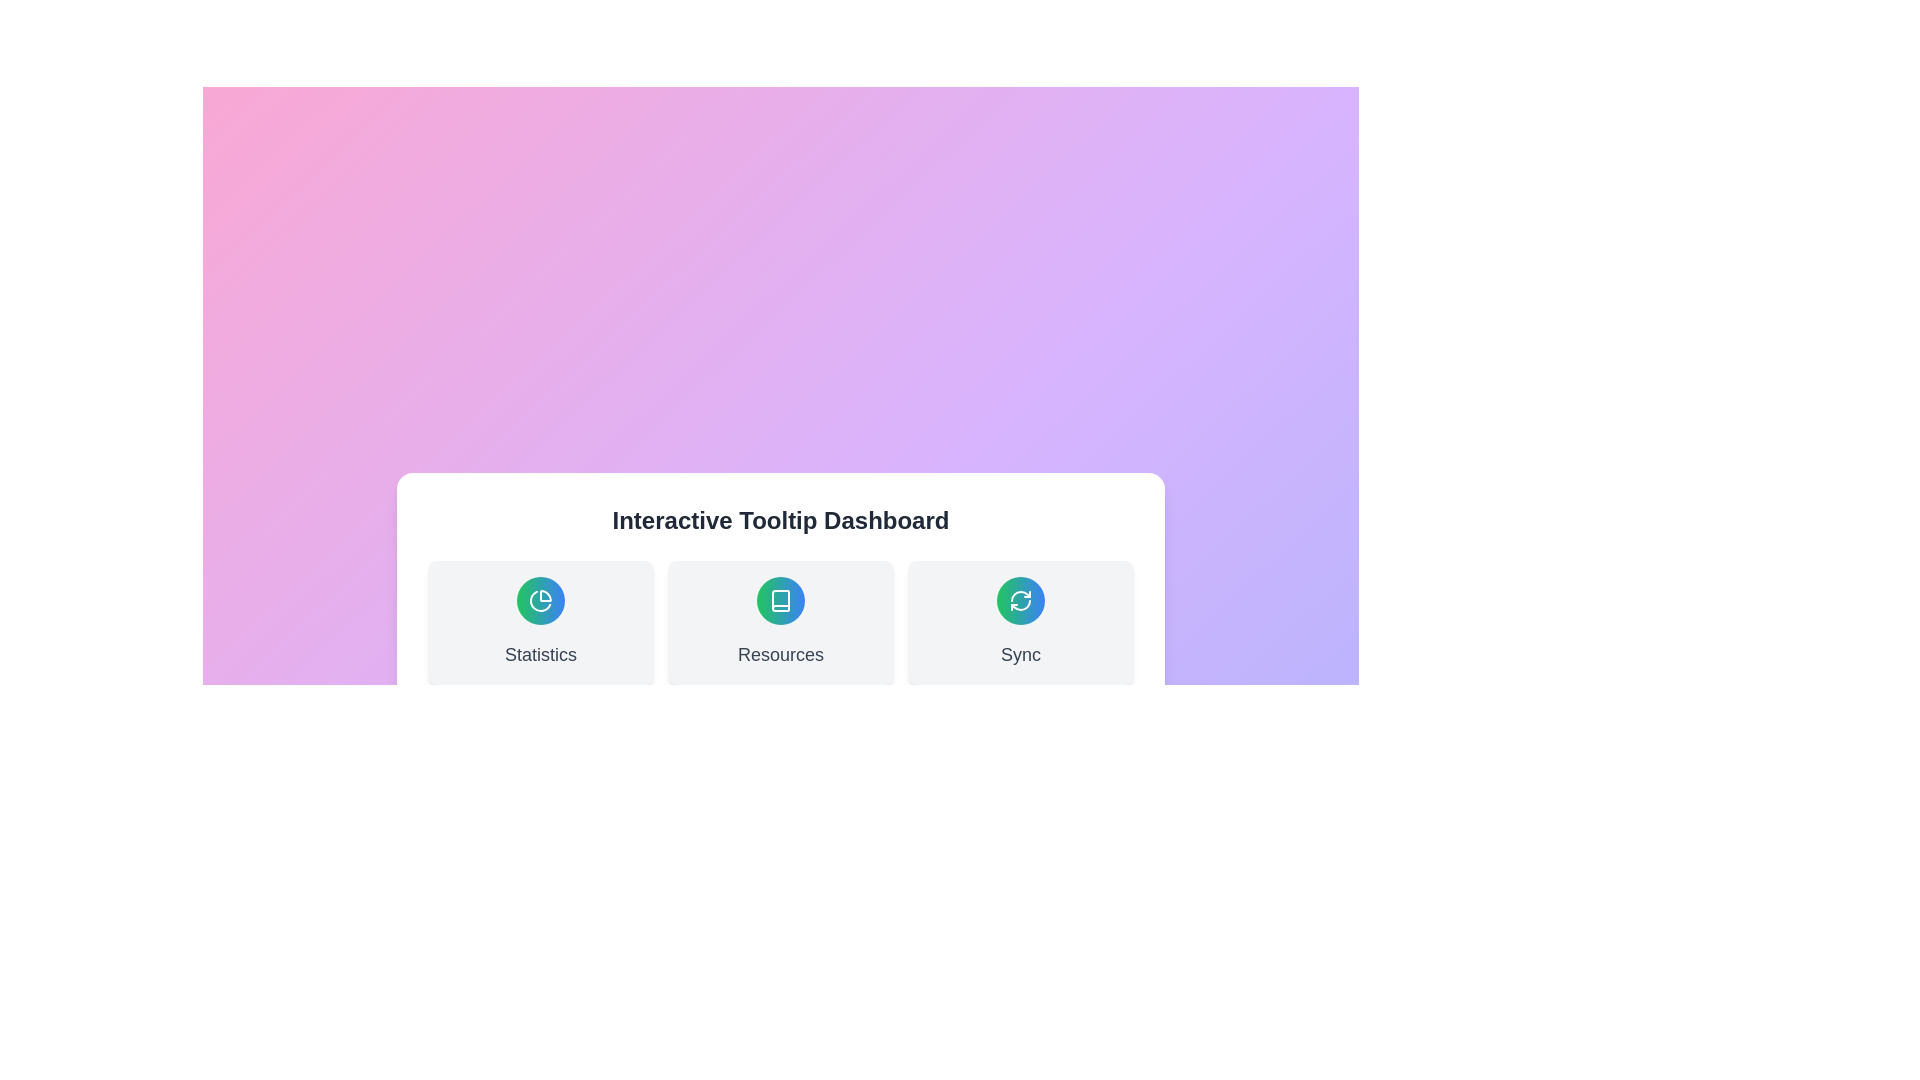 Image resolution: width=1920 pixels, height=1080 pixels. I want to click on the circular refresh icon located in the rightmost panel under the title 'Interactive Tooltip Dashboard', which features two white arrows on a gradient background transitioning from green to blue, so click(1021, 600).